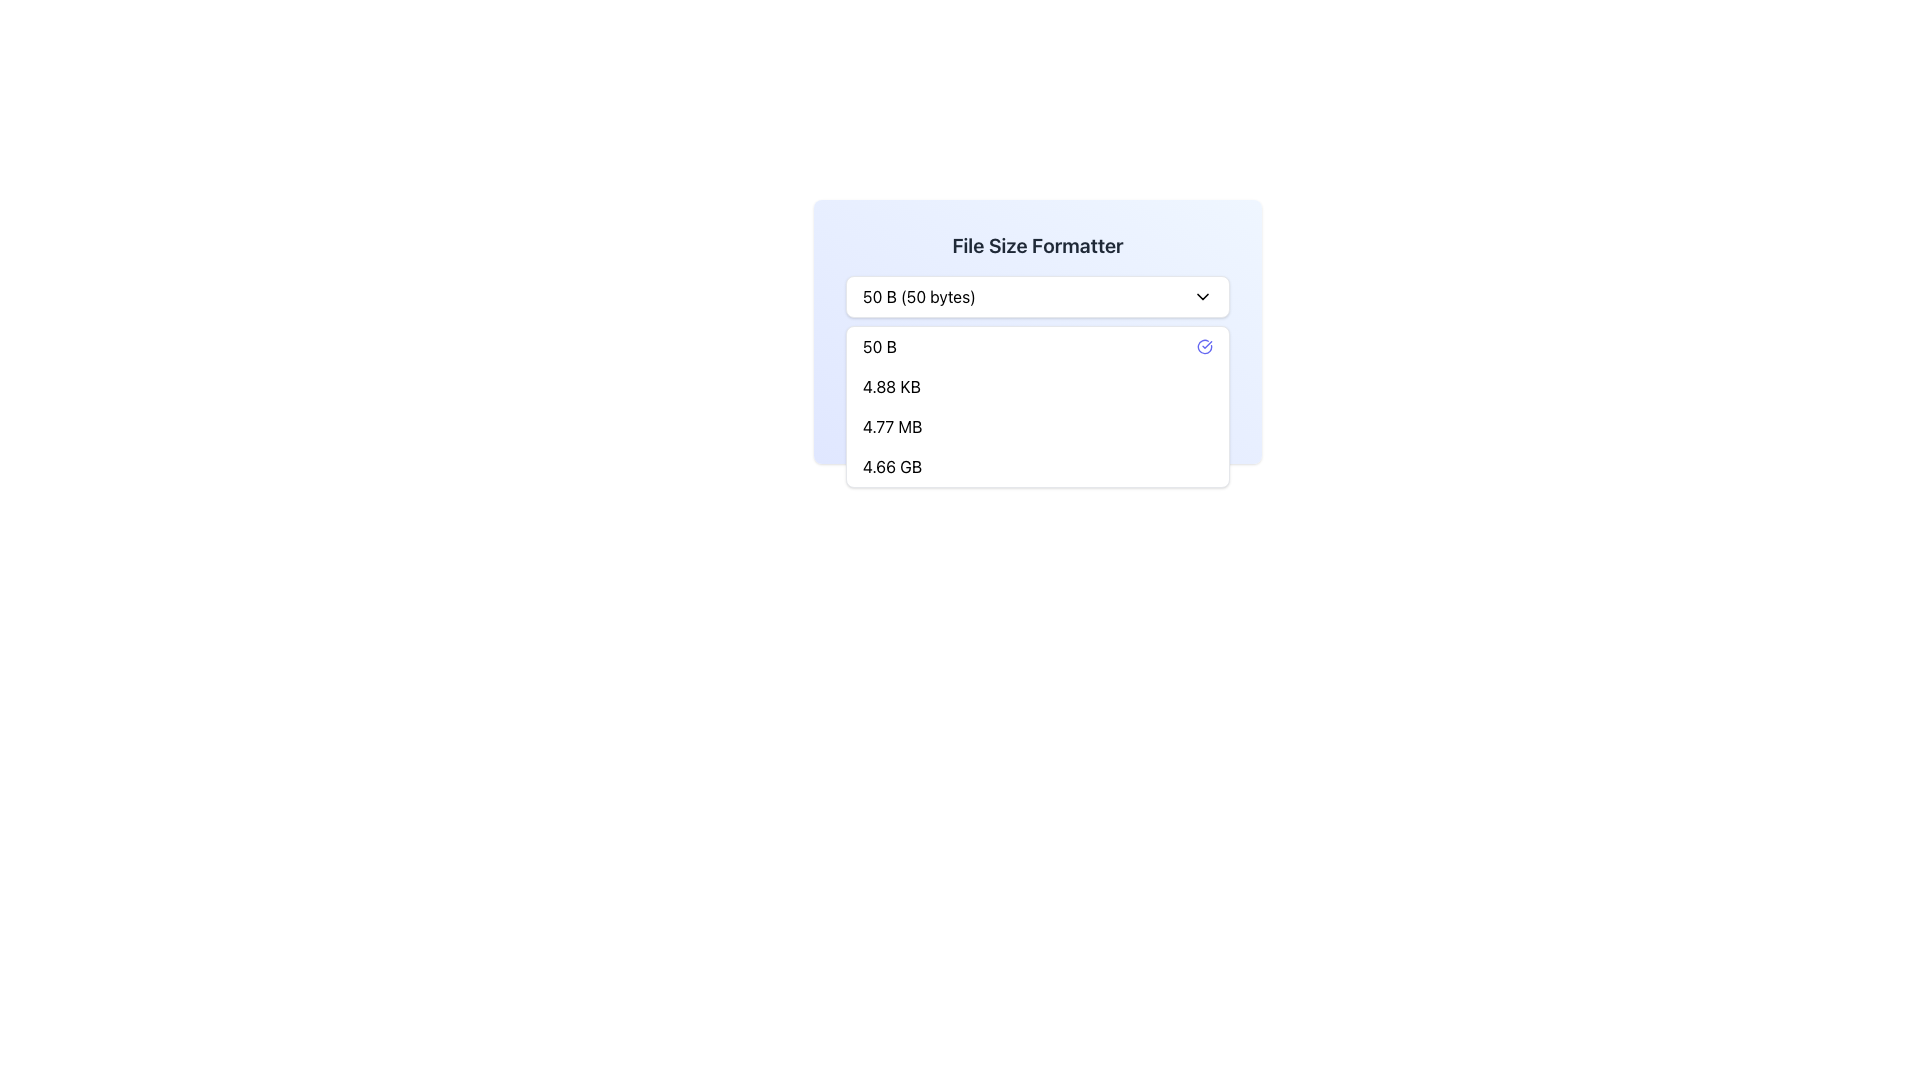 The width and height of the screenshot is (1920, 1080). I want to click on the text element representing the size option '50 B' in the dropdown list, so click(879, 346).